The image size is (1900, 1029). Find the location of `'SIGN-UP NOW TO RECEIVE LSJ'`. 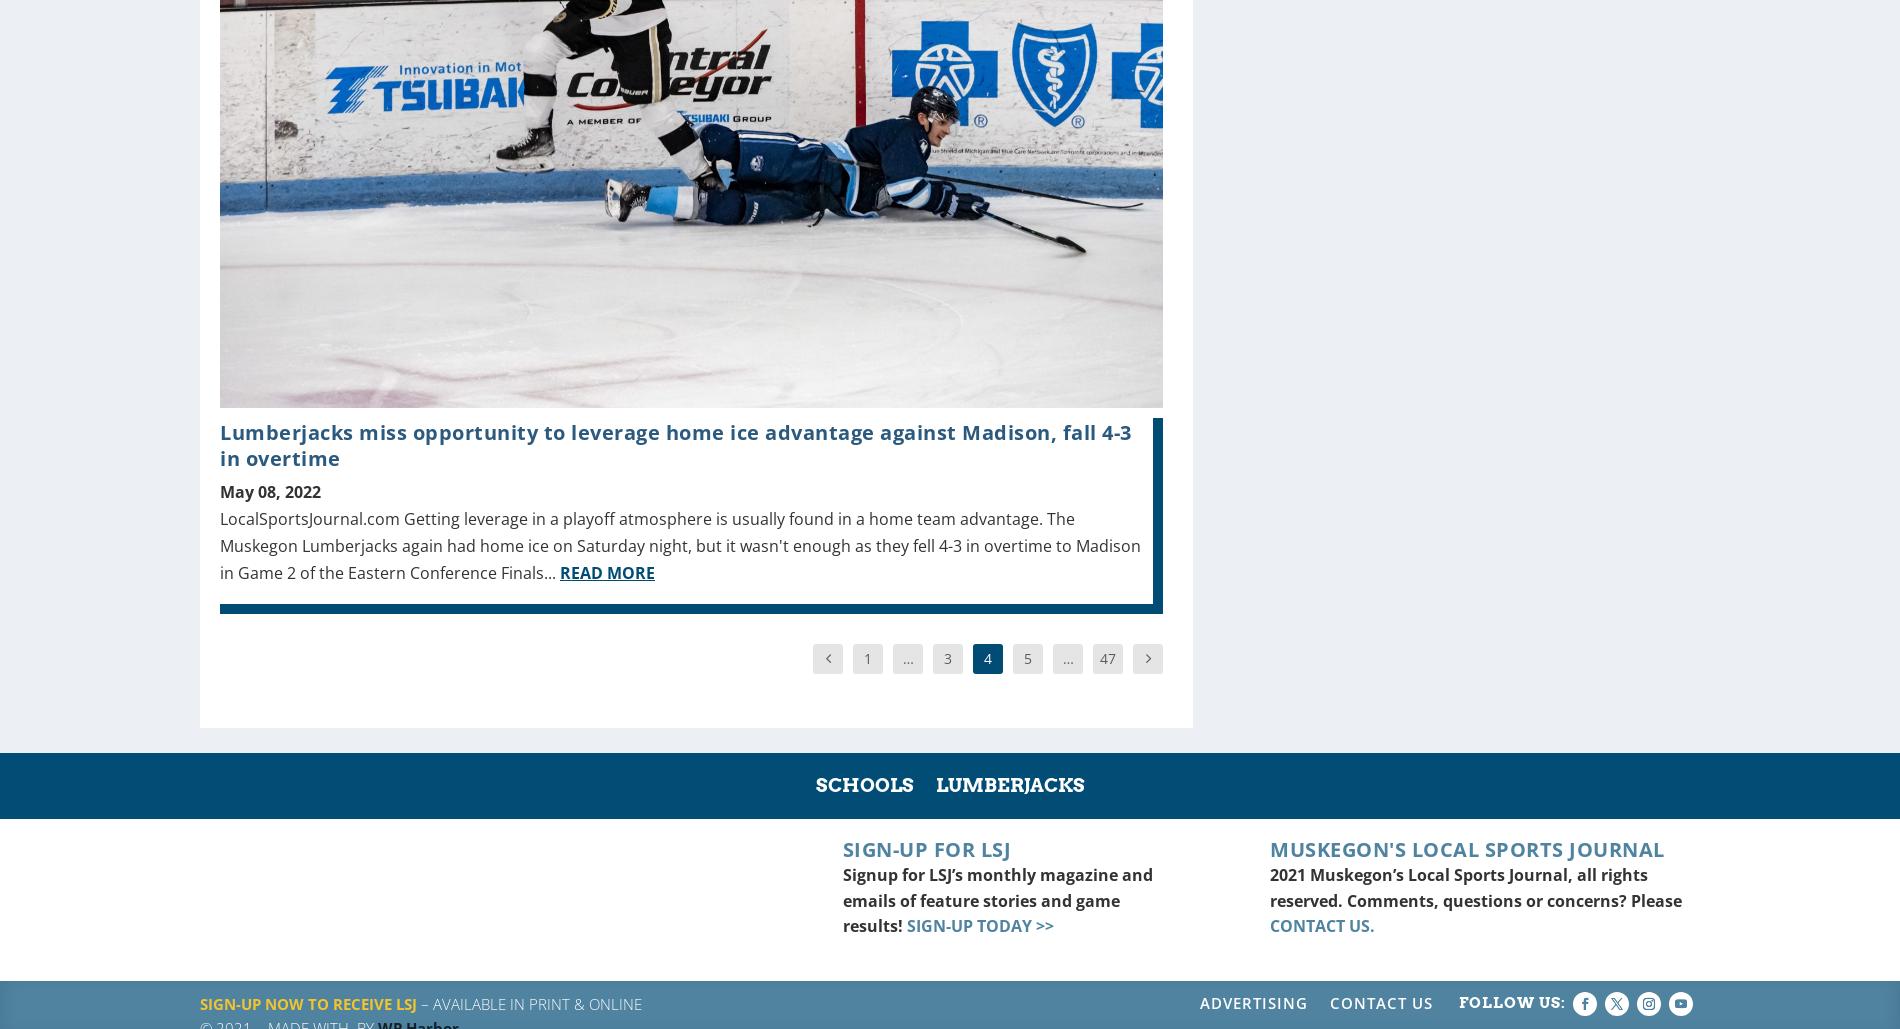

'SIGN-UP NOW TO RECEIVE LSJ' is located at coordinates (307, 1002).